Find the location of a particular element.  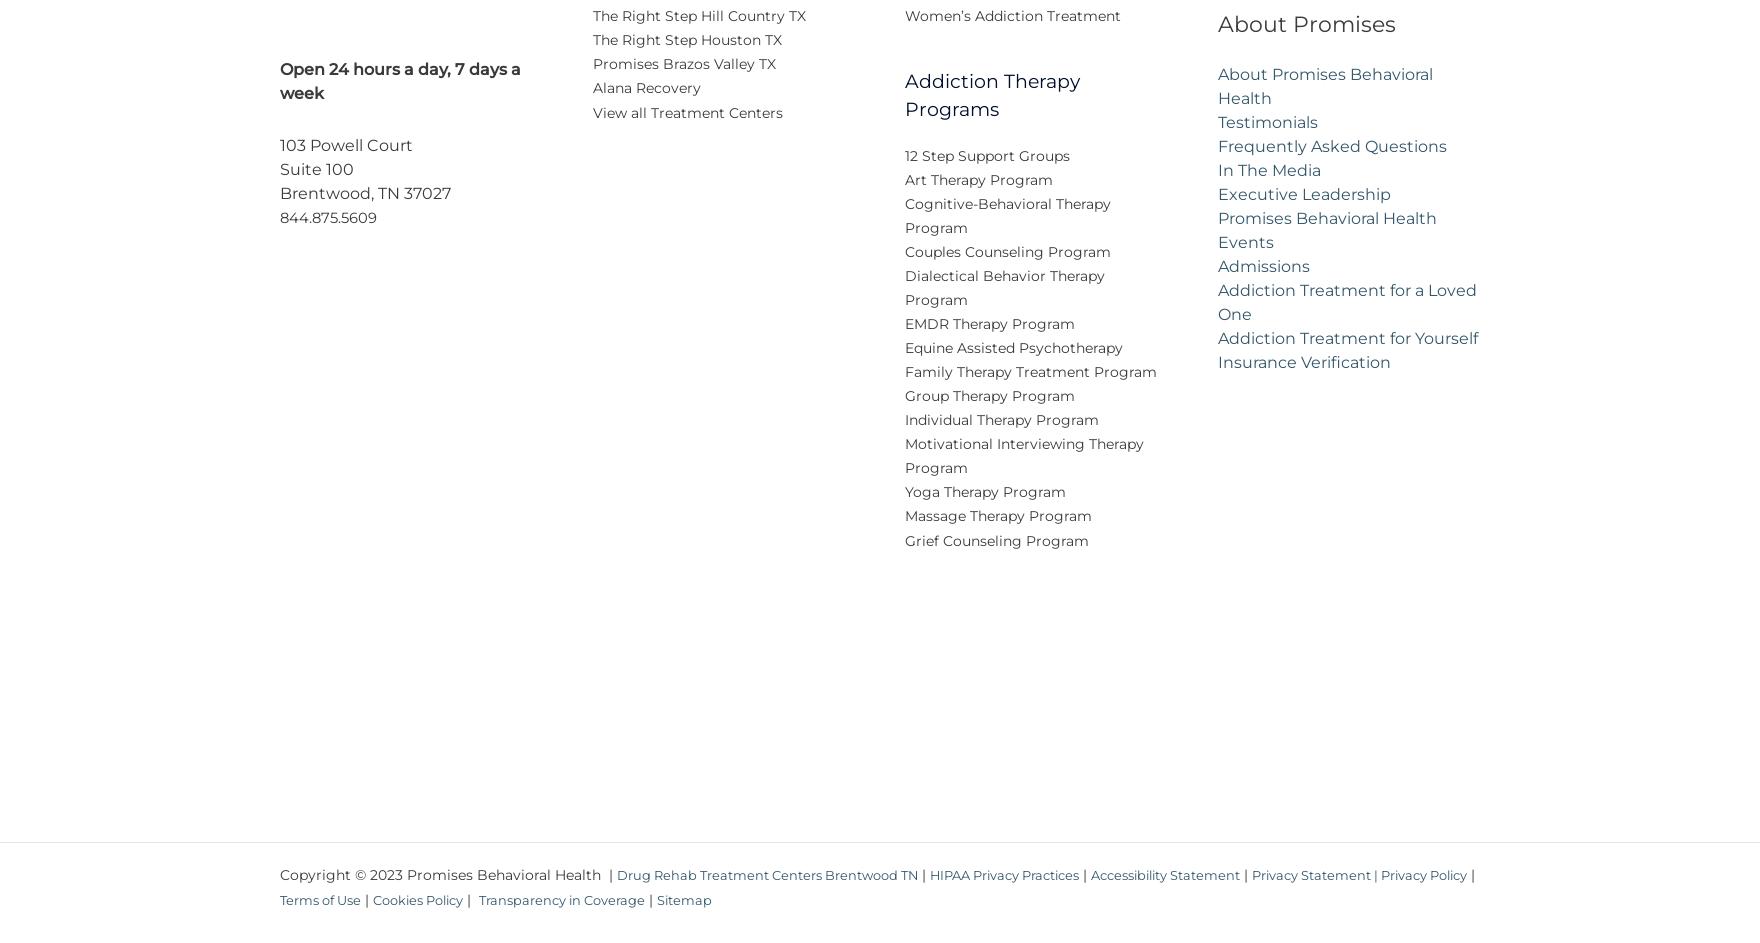

'Transparency in Coverage' is located at coordinates (611, 912).